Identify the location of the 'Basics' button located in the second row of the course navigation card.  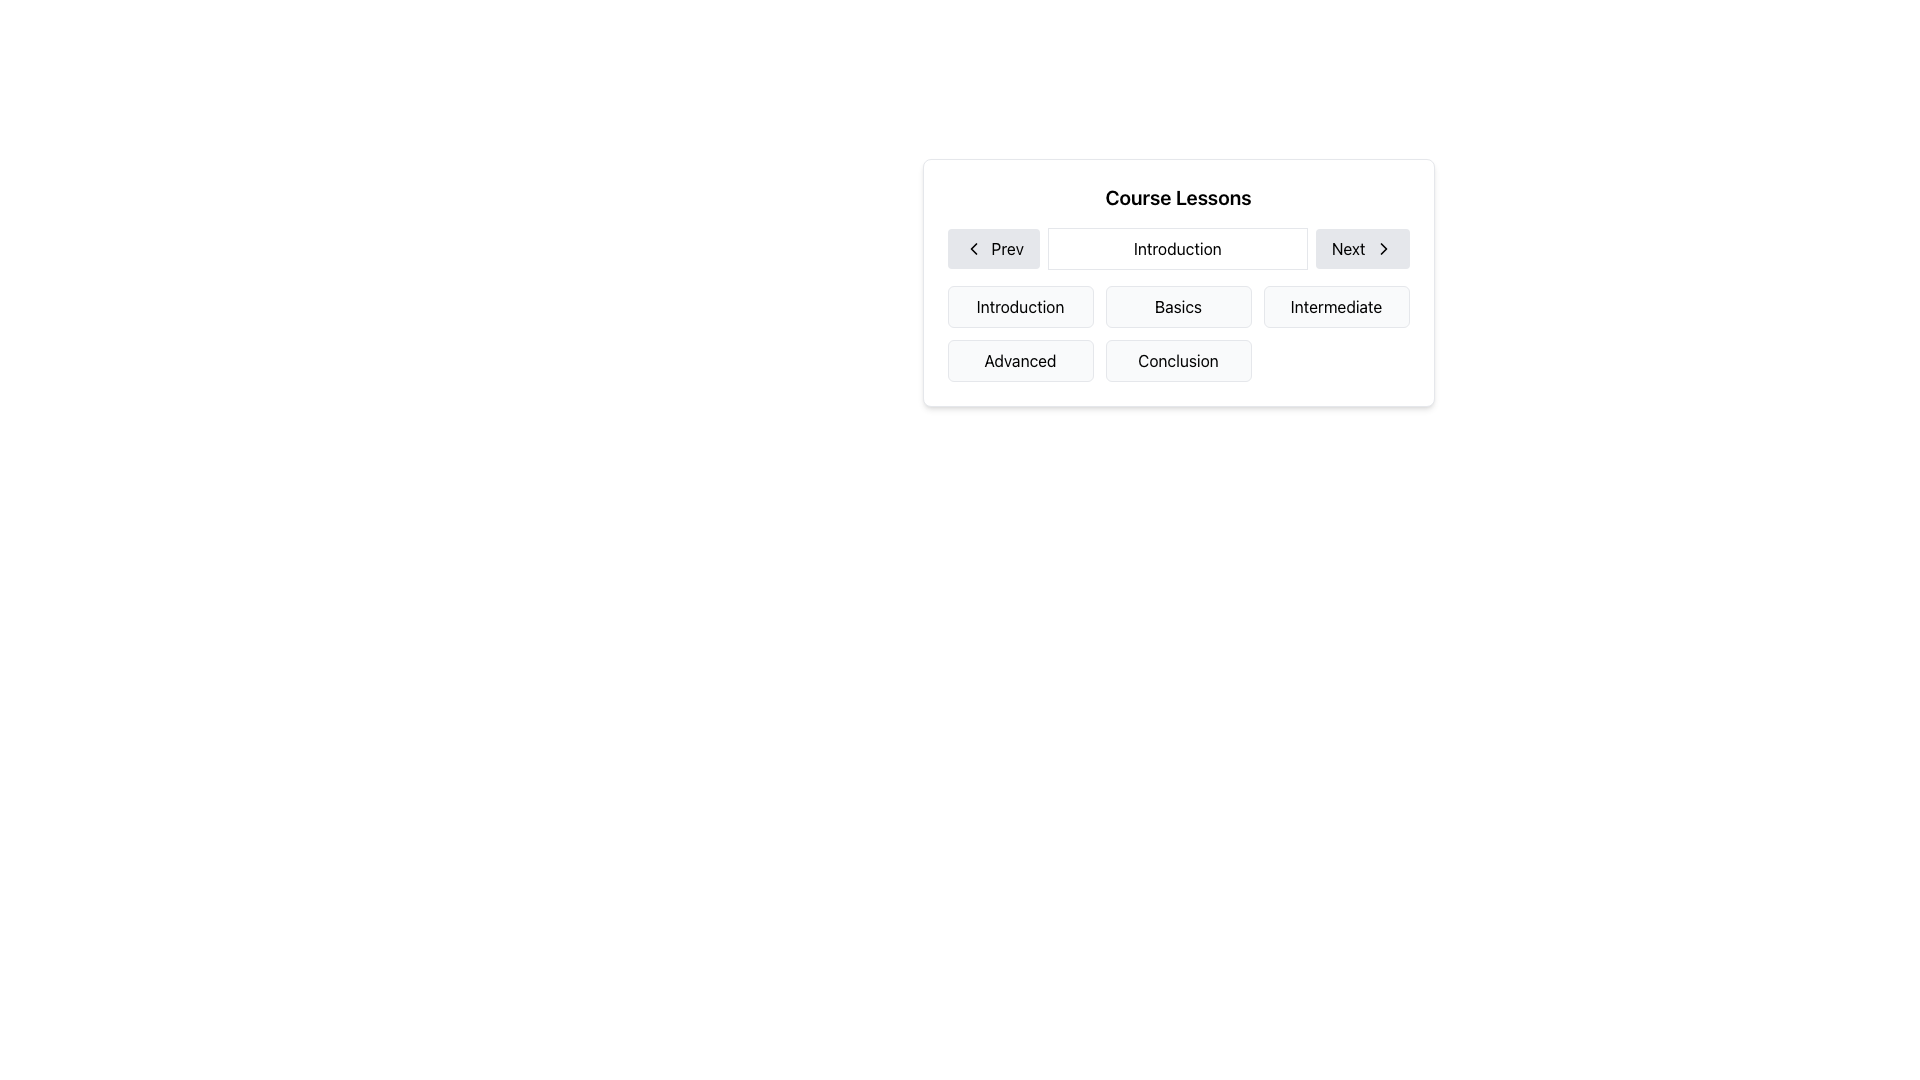
(1178, 282).